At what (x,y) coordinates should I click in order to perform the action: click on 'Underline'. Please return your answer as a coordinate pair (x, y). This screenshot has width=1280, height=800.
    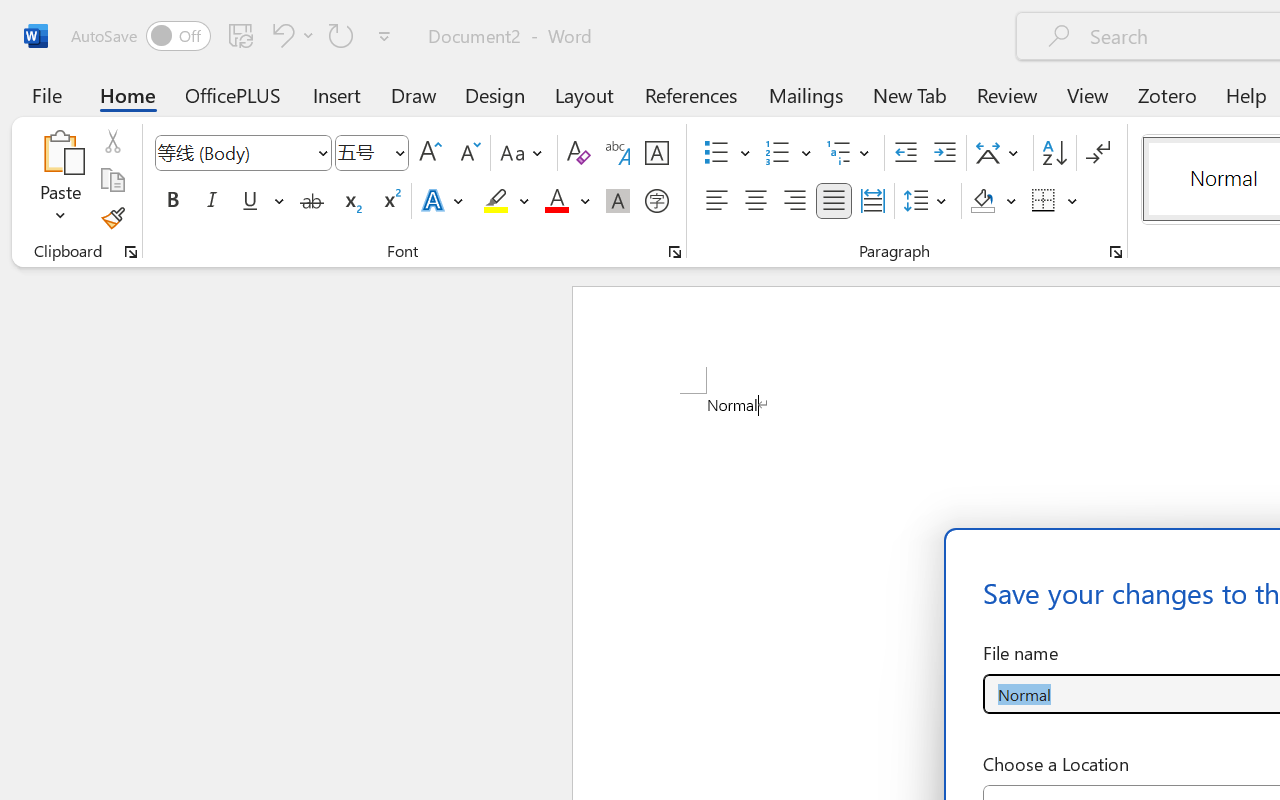
    Looking at the image, I should click on (249, 201).